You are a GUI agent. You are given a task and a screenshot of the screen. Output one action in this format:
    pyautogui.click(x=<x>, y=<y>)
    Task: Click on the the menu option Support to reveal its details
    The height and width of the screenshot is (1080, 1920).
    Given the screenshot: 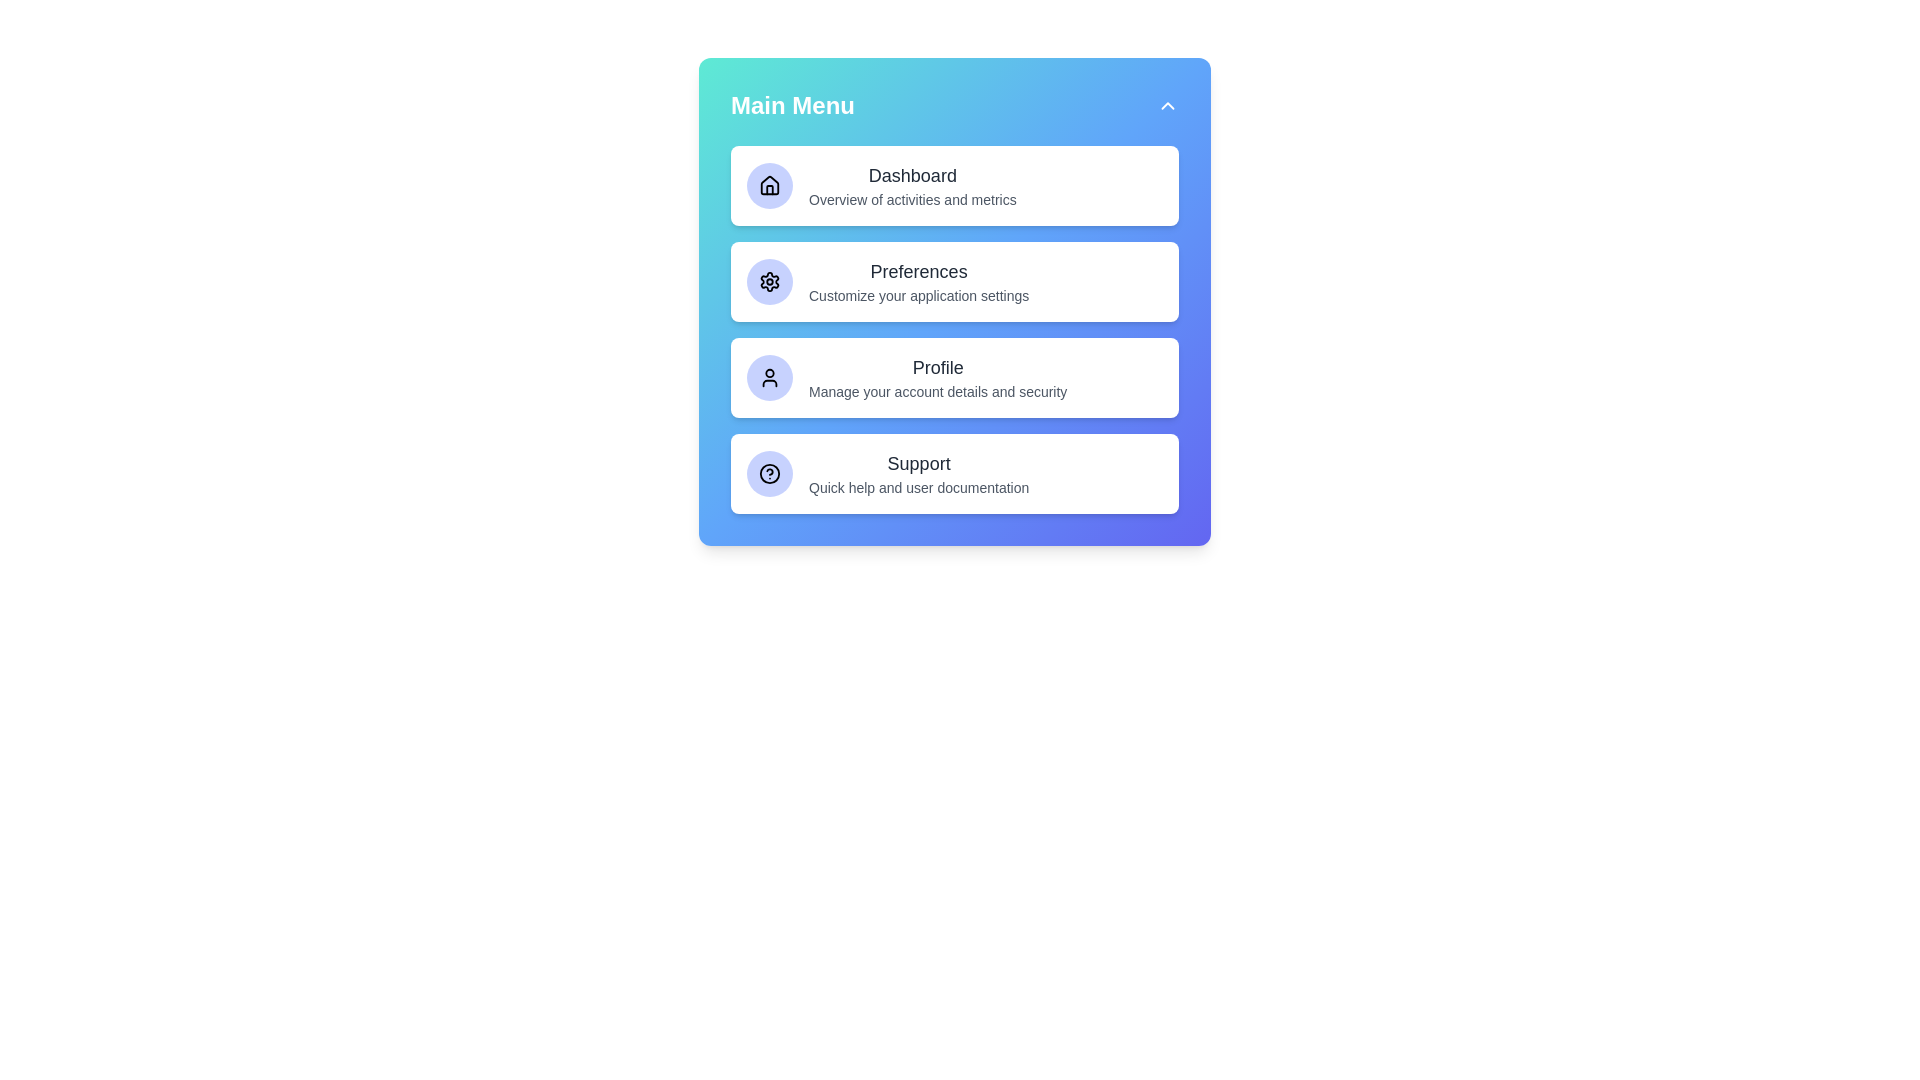 What is the action you would take?
    pyautogui.click(x=954, y=474)
    